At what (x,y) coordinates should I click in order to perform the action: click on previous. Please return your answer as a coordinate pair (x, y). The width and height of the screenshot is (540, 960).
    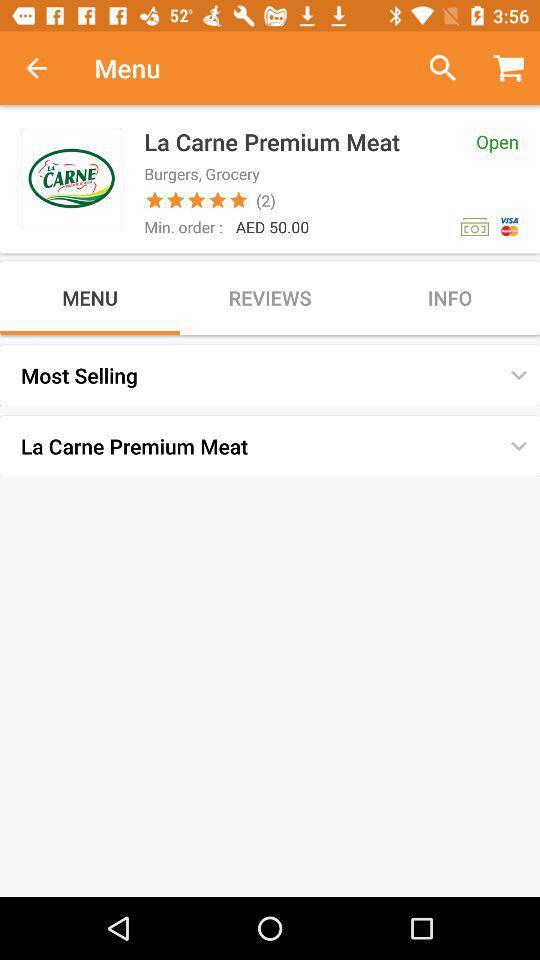
    Looking at the image, I should click on (47, 68).